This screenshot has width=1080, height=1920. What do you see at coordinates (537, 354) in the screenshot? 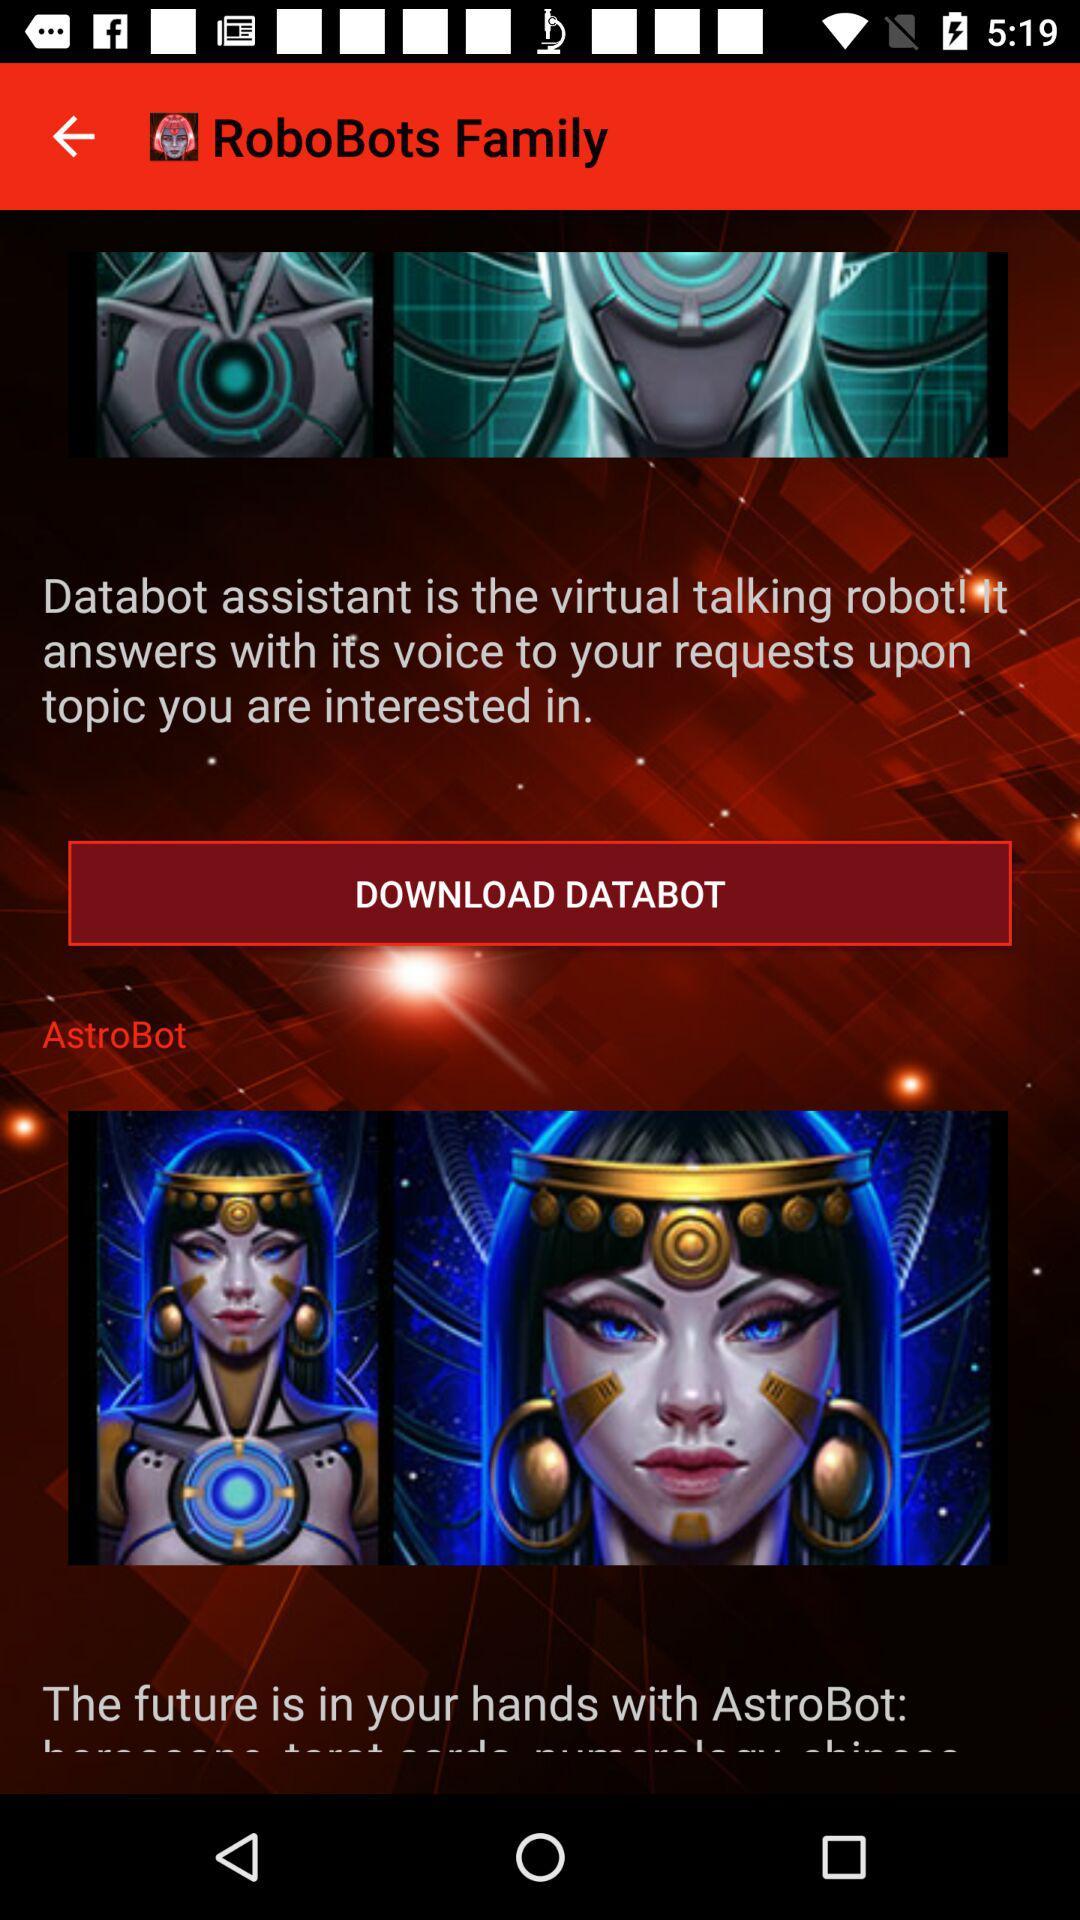
I see `databot` at bounding box center [537, 354].